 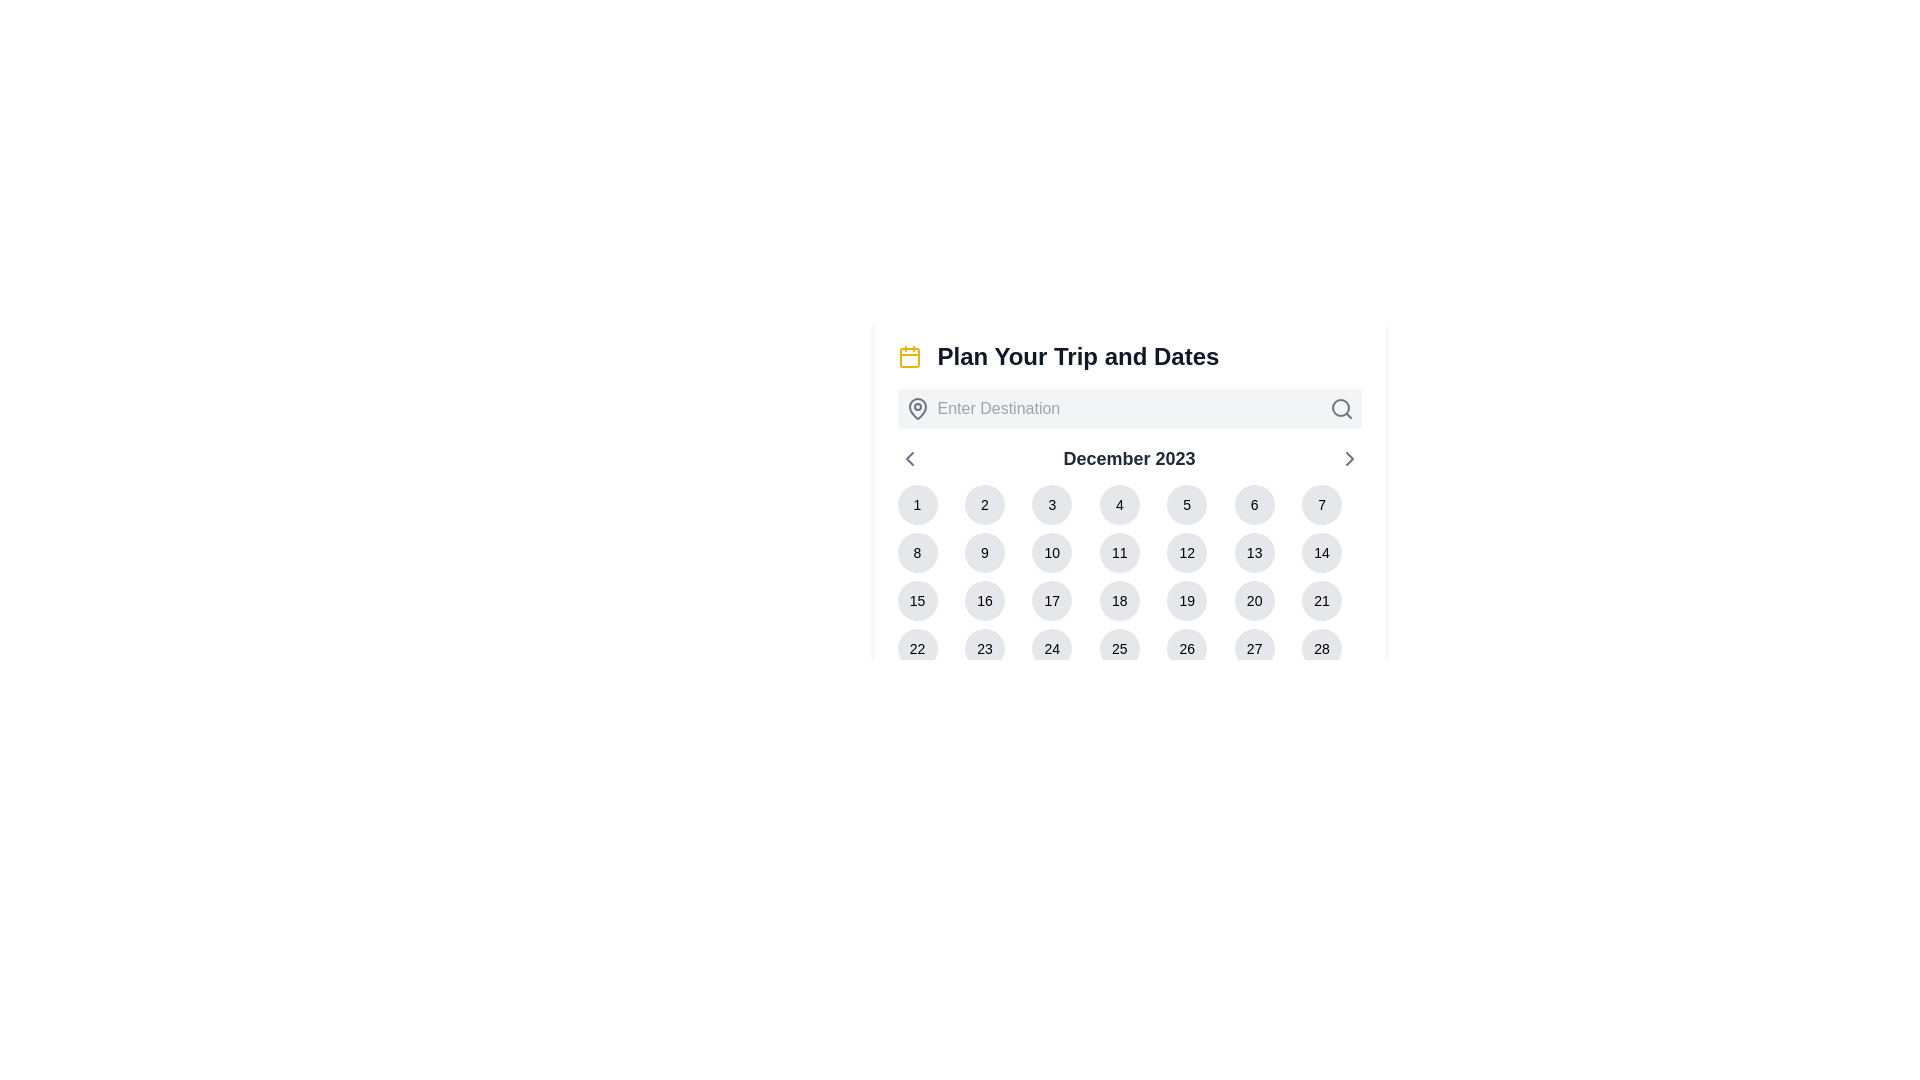 What do you see at coordinates (1187, 600) in the screenshot?
I see `the date selection button for December 19, 2023` at bounding box center [1187, 600].